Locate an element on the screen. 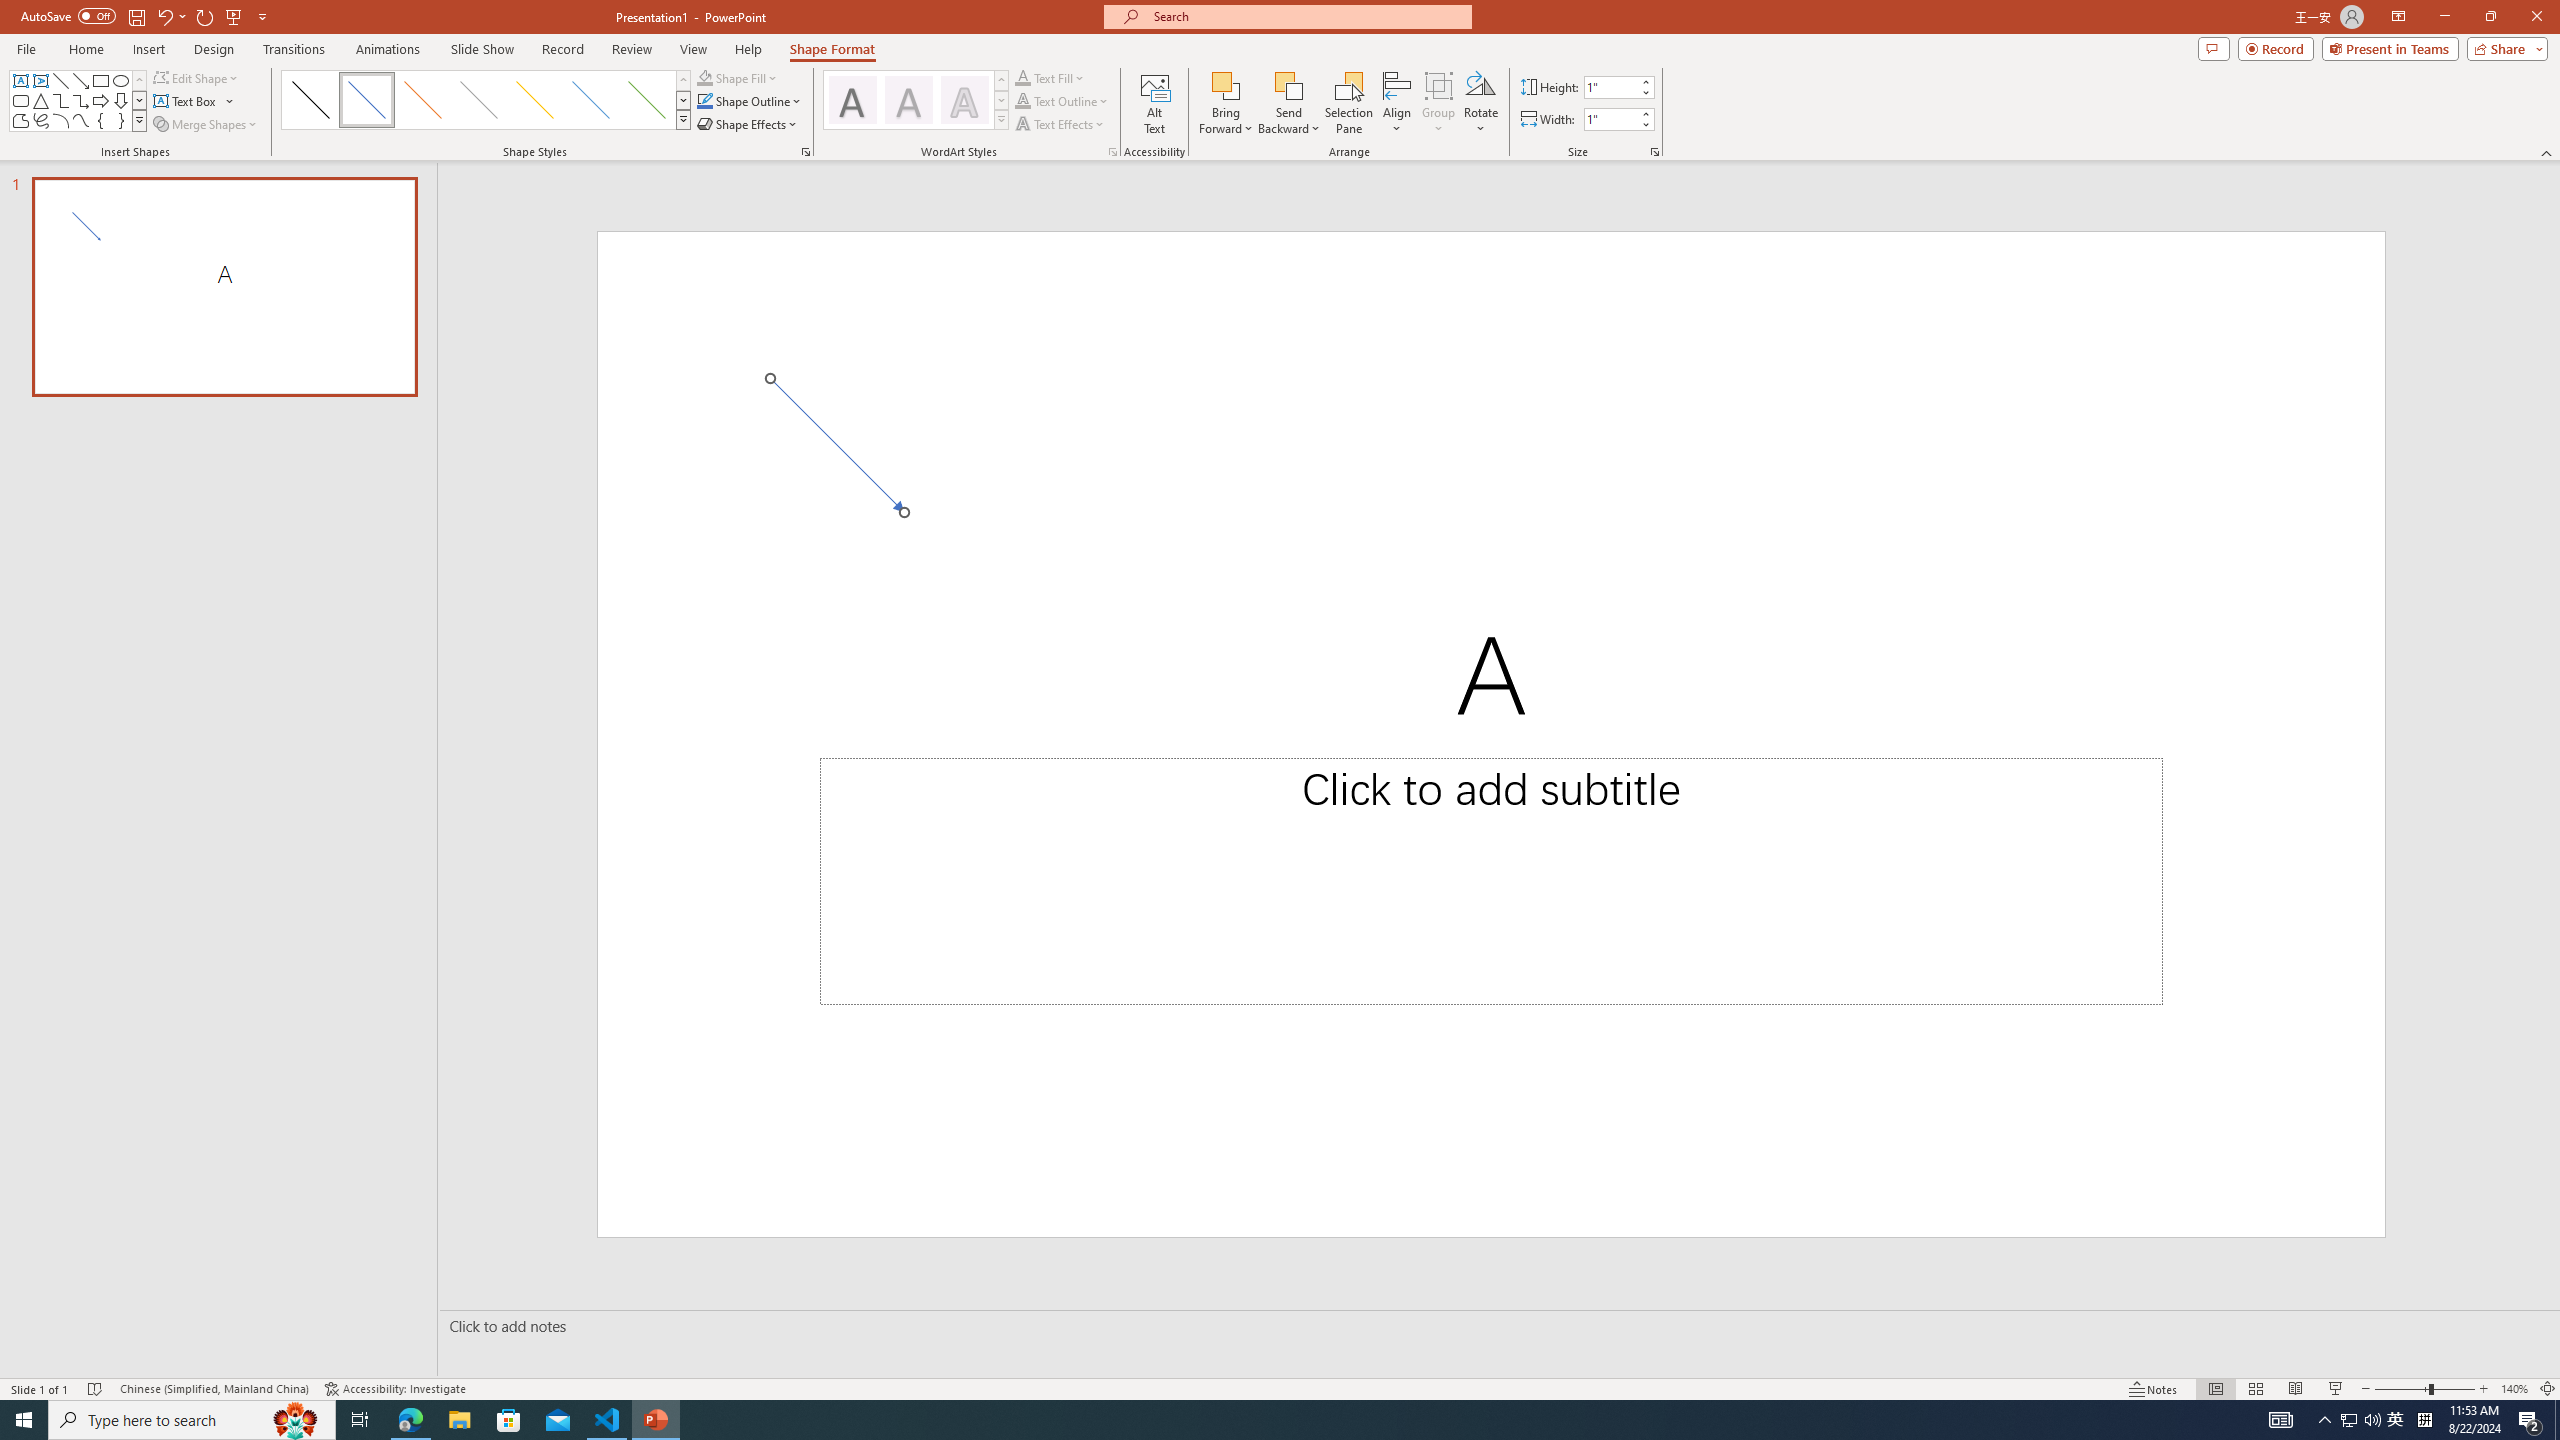 The height and width of the screenshot is (1440, 2560). 'Text Outline' is located at coordinates (1022, 99).